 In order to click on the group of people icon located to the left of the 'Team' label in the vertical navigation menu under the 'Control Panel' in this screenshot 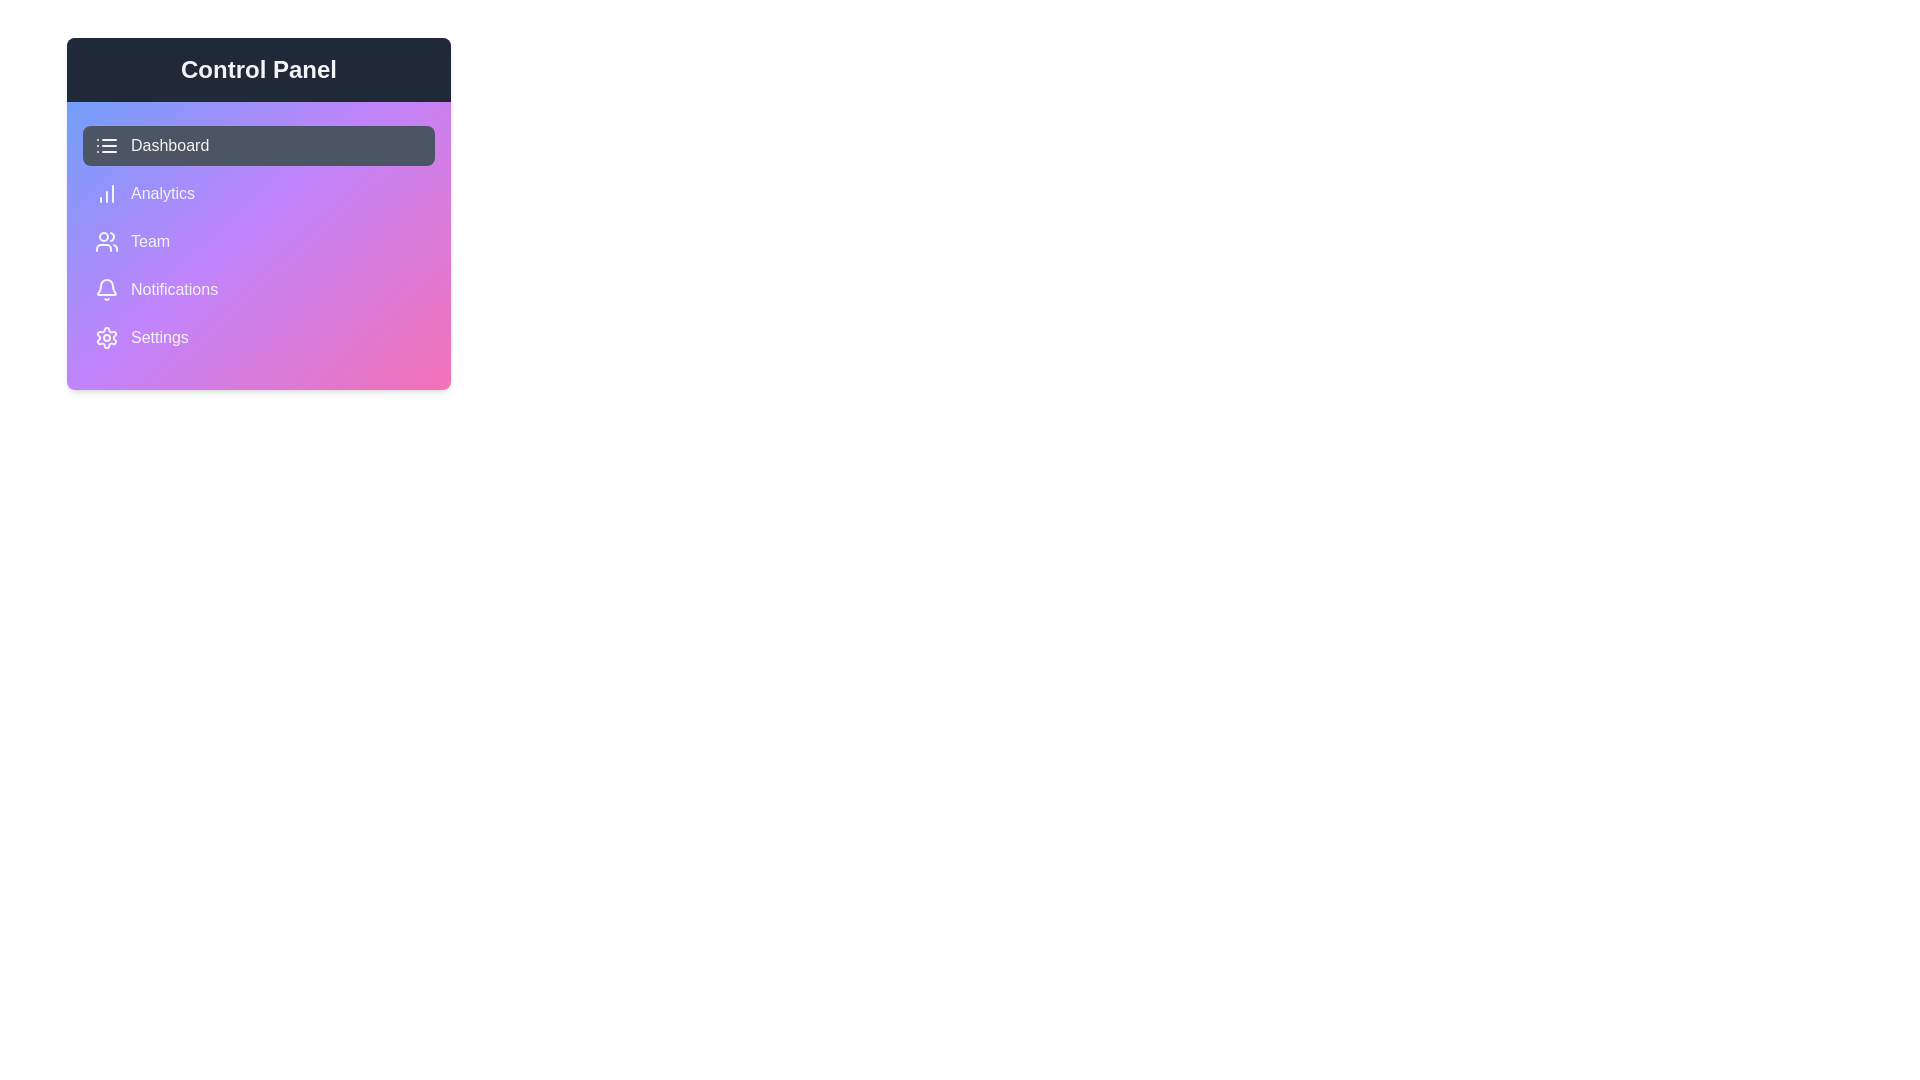, I will do `click(105, 241)`.